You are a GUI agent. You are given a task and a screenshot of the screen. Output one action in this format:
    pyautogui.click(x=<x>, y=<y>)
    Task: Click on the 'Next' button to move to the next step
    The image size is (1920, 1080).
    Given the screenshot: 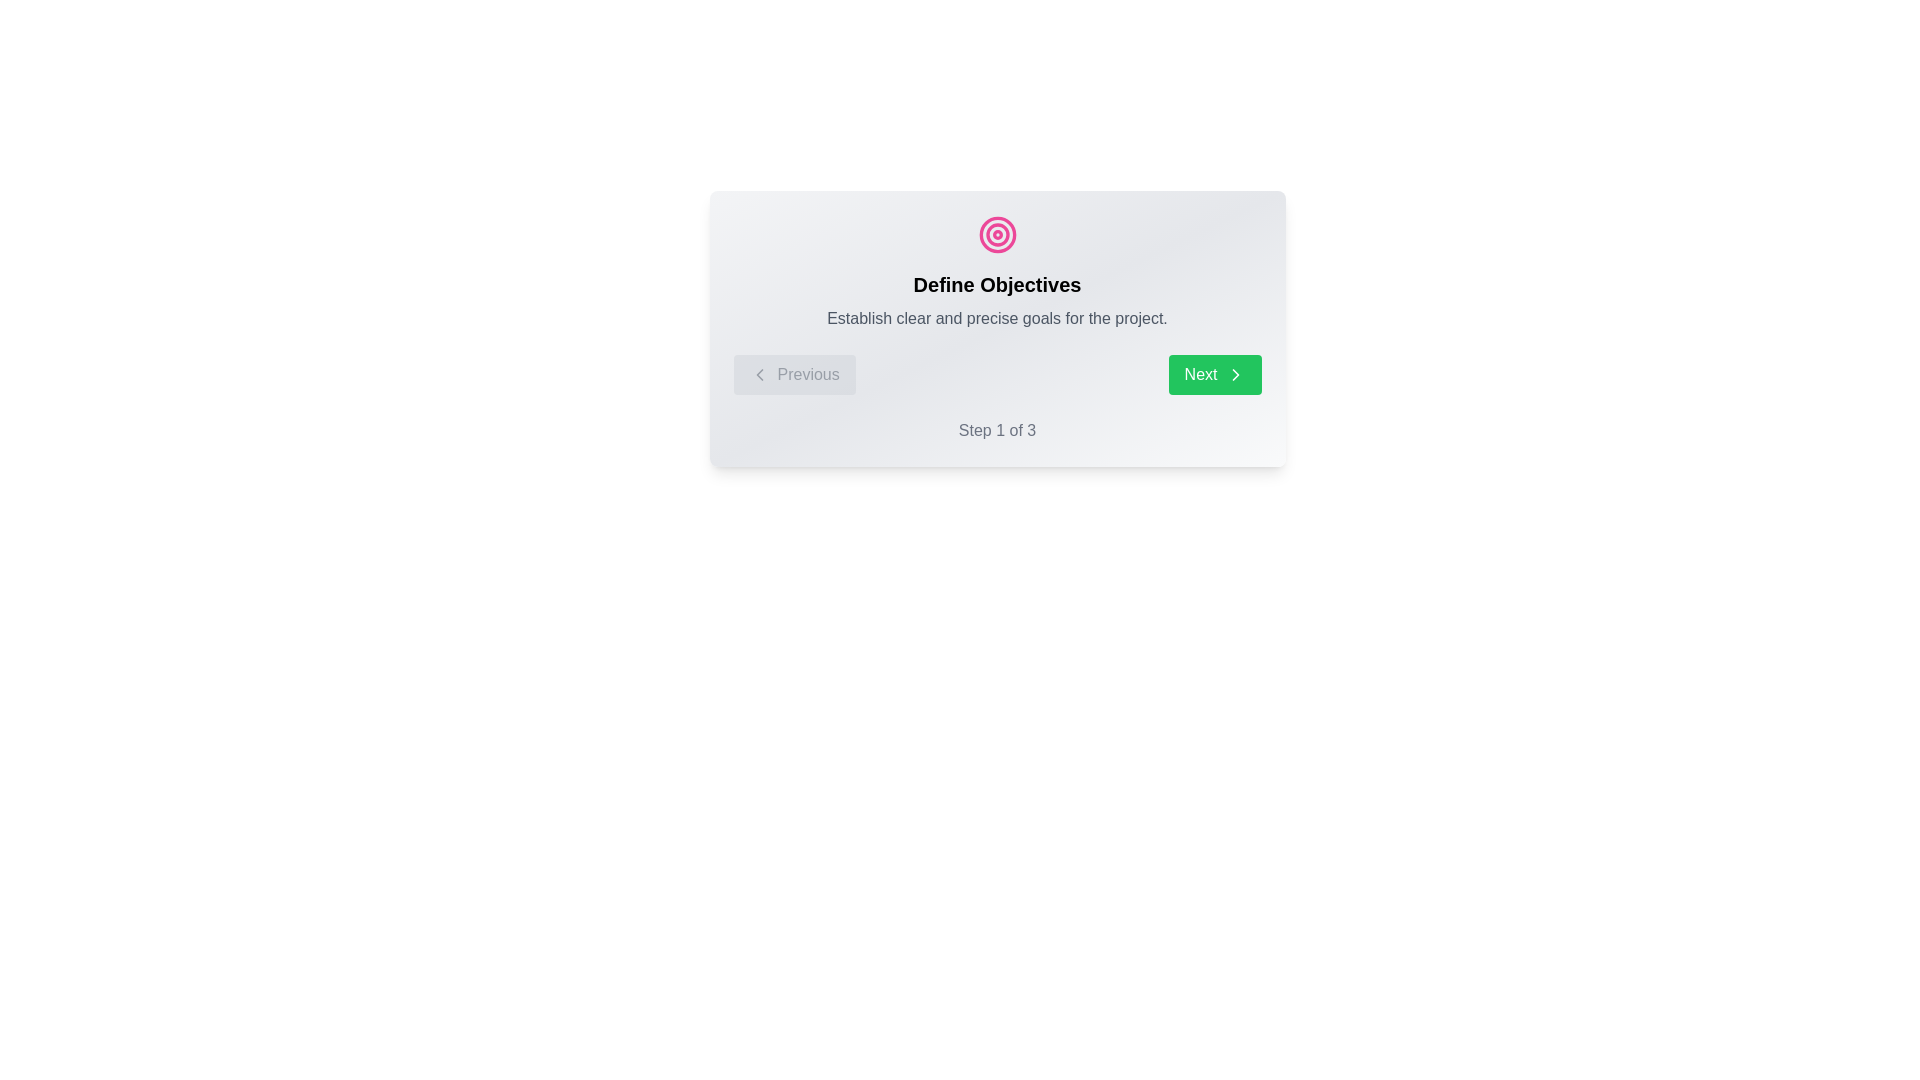 What is the action you would take?
    pyautogui.click(x=1213, y=374)
    